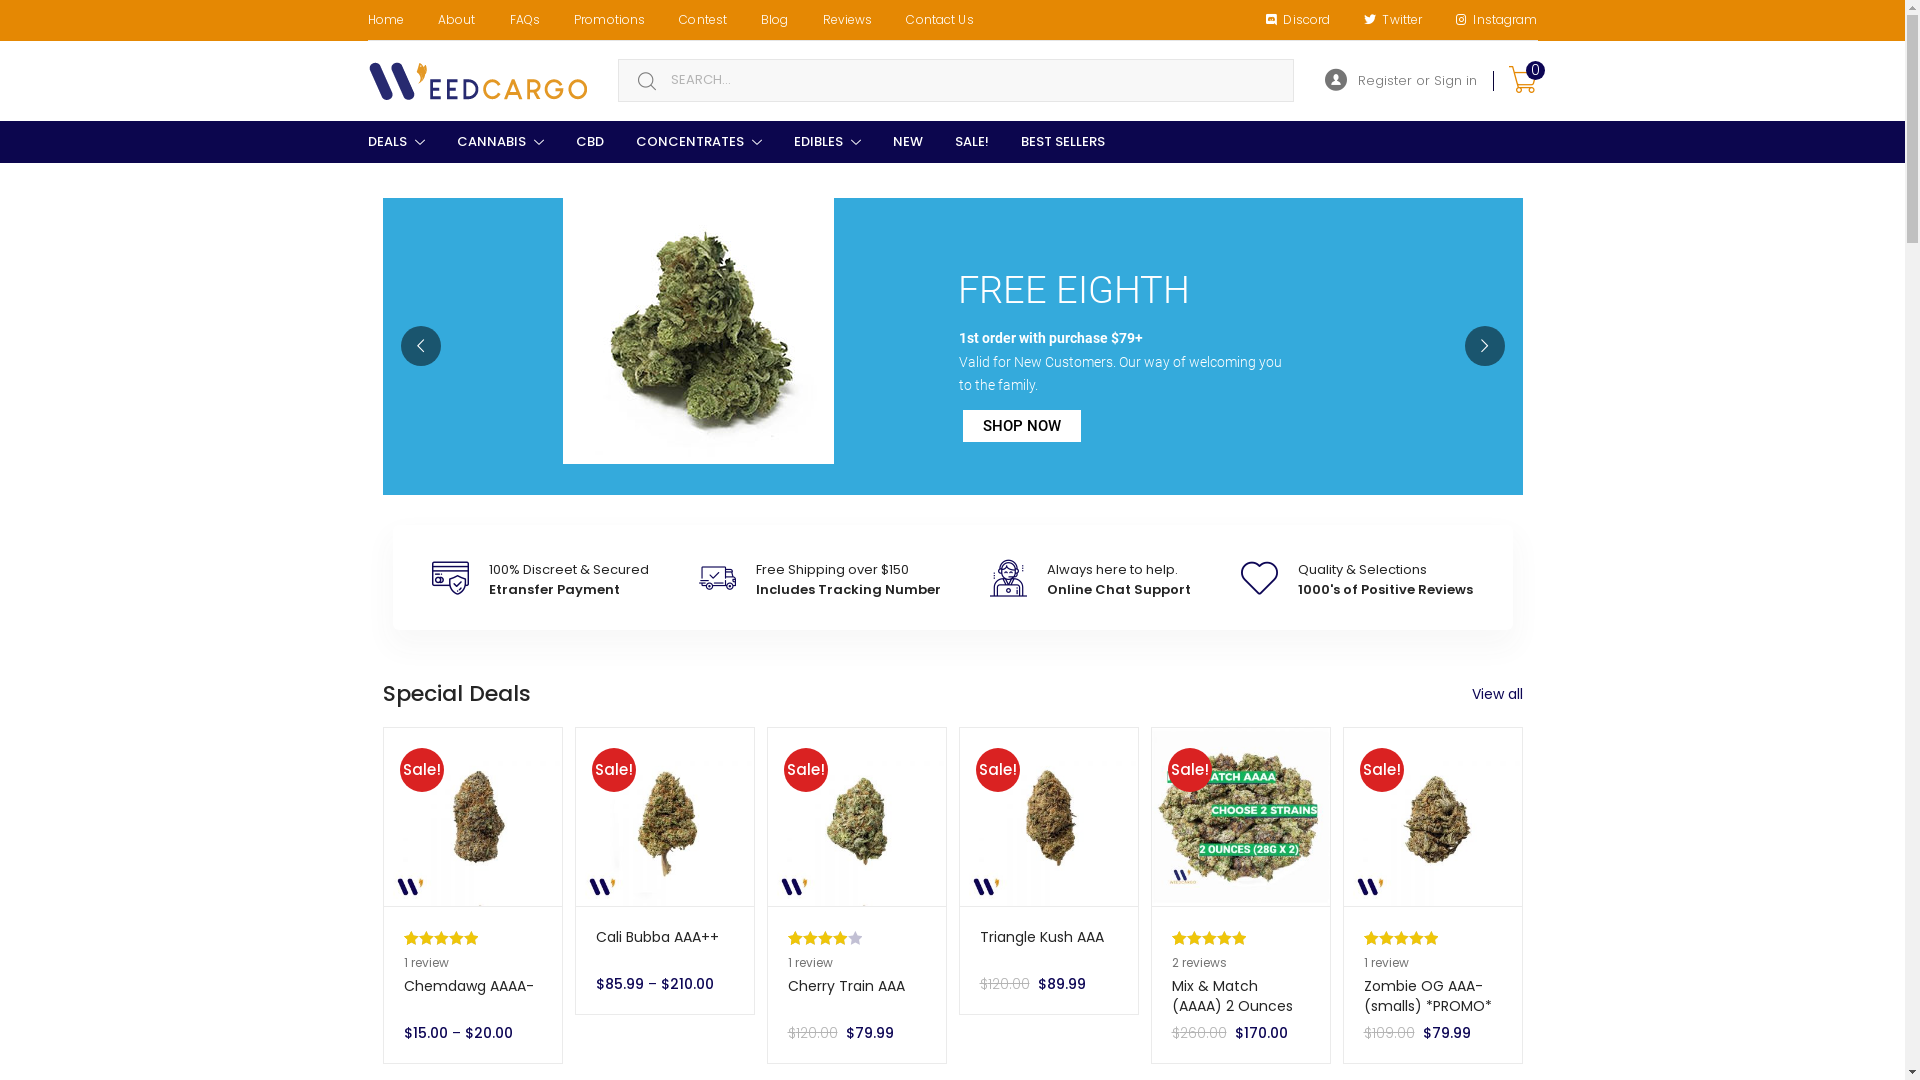  What do you see at coordinates (1297, 19) in the screenshot?
I see `'Discord'` at bounding box center [1297, 19].